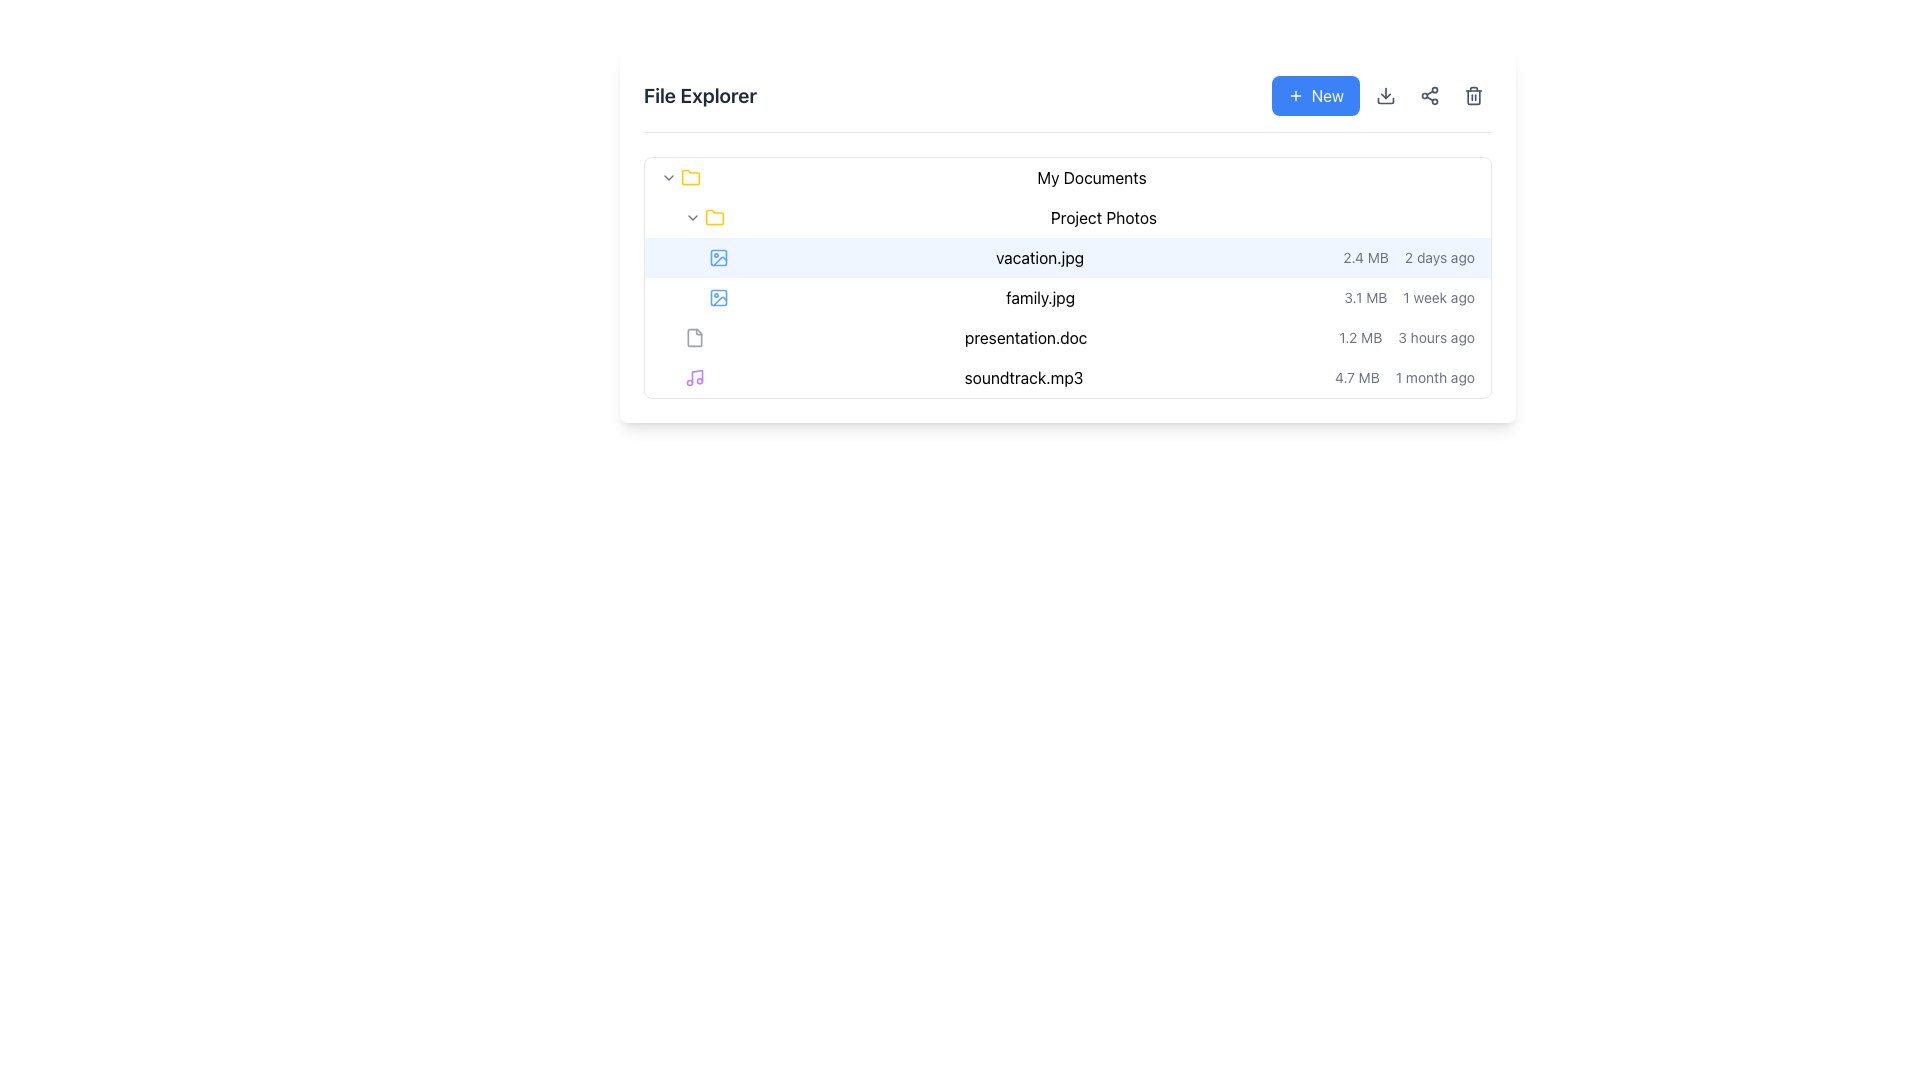 The image size is (1920, 1080). Describe the element at coordinates (1067, 378) in the screenshot. I see `the file entry row for 'soundtrack.mp3'` at that location.